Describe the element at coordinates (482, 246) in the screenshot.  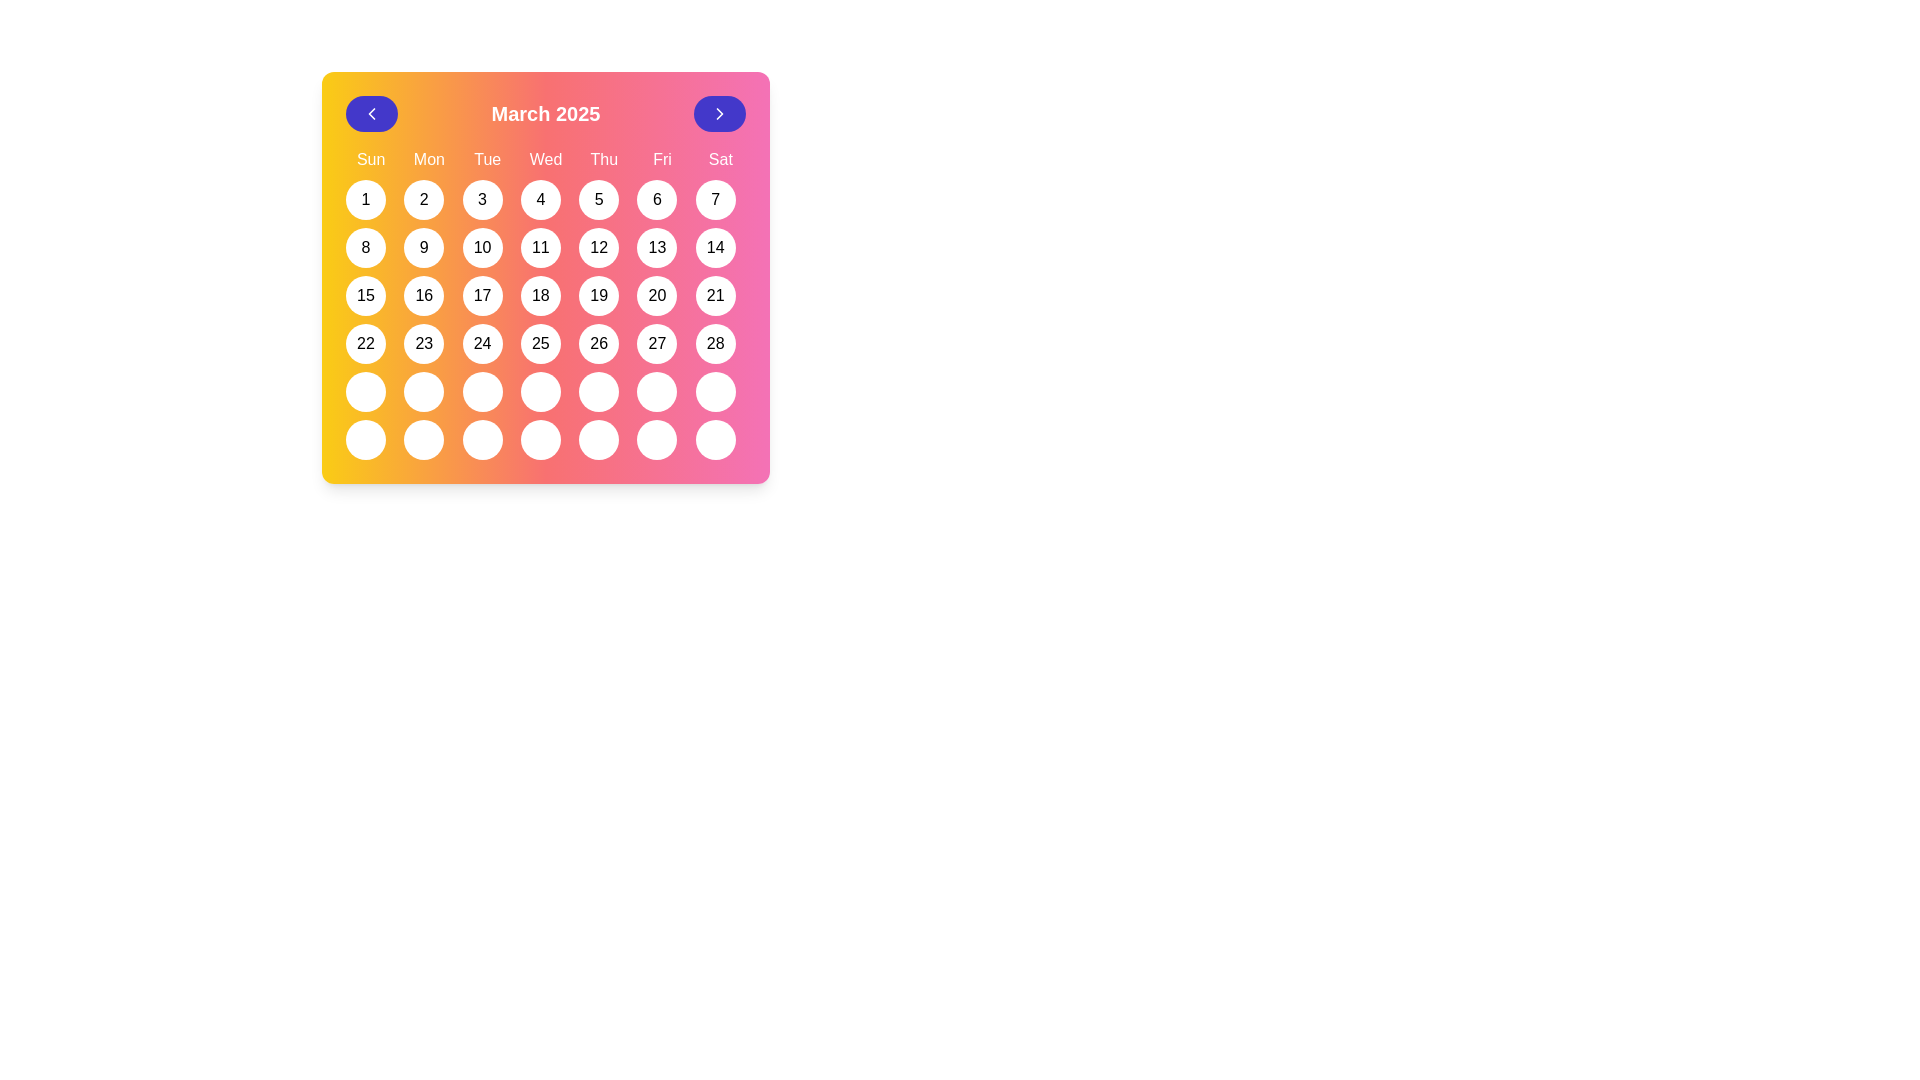
I see `the button representing the date '10' on the calendar` at that location.